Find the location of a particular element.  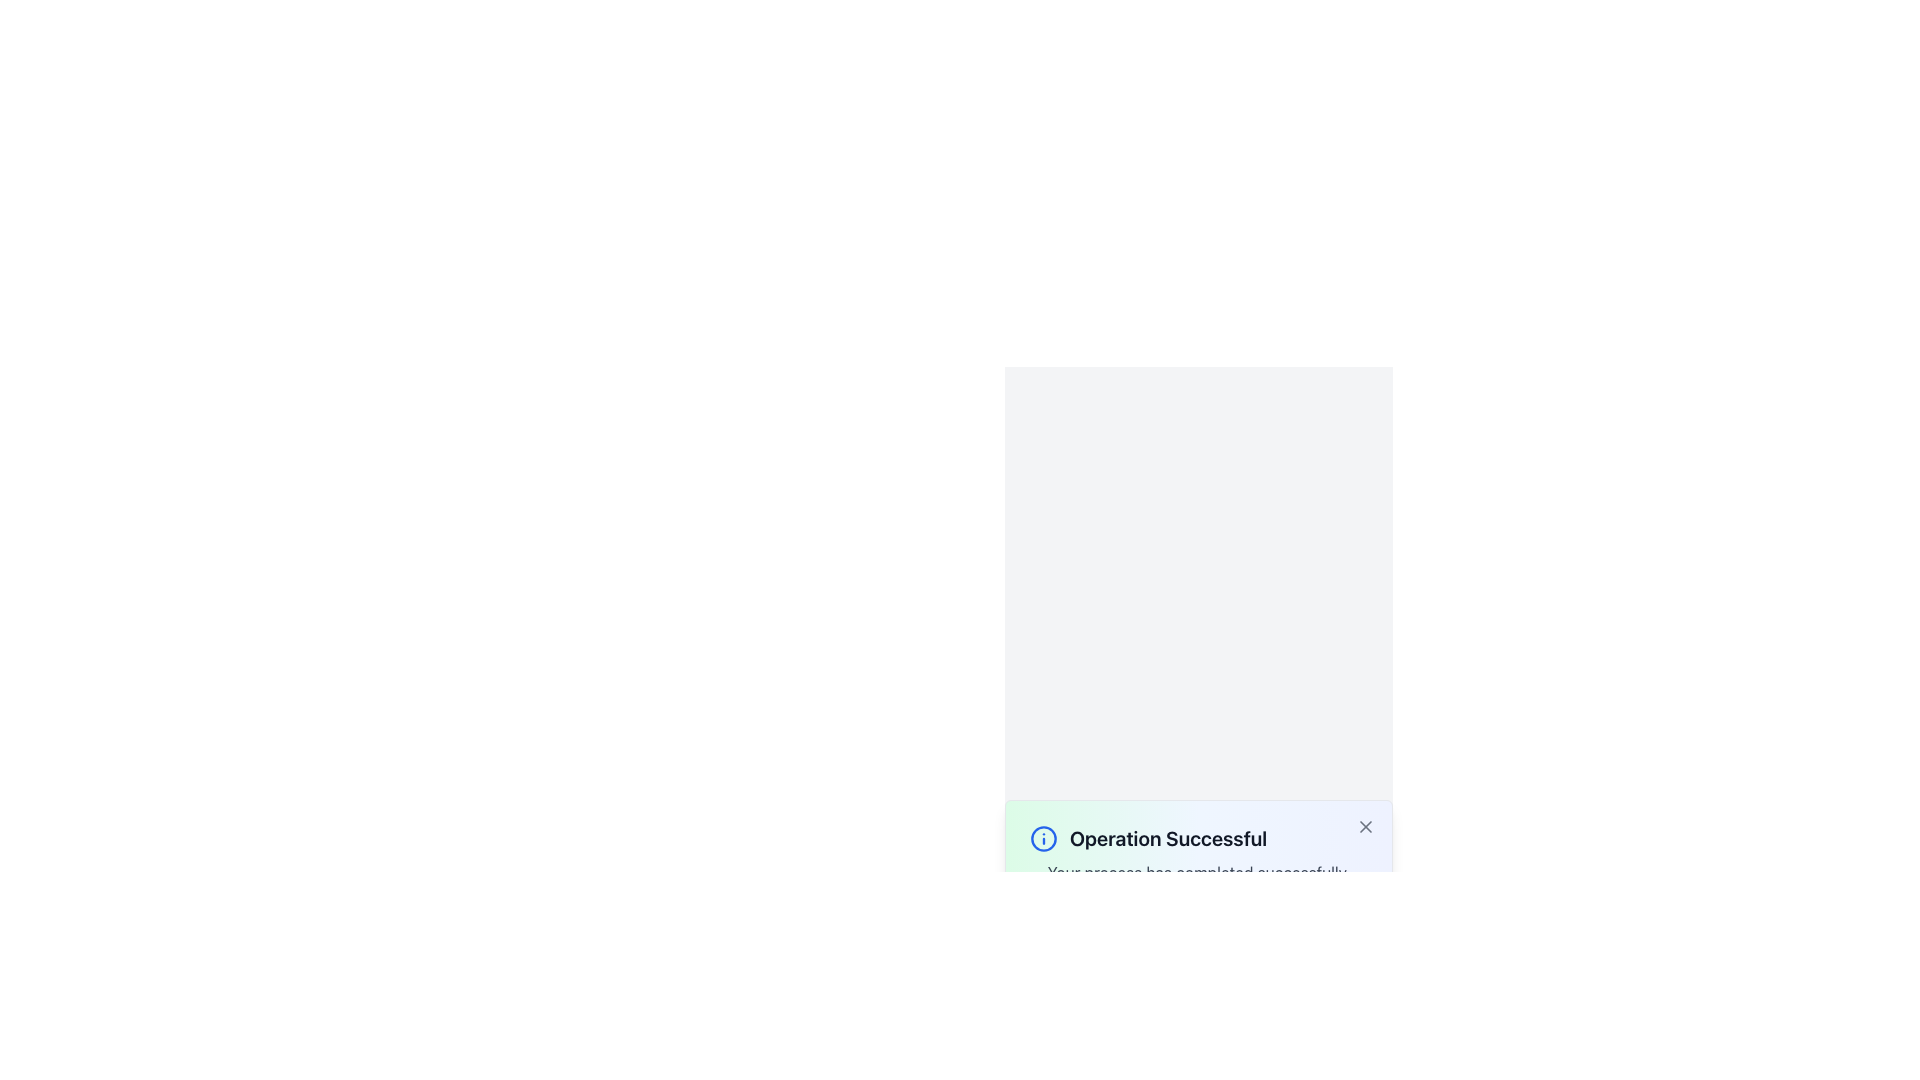

the blue circular outline of the information icon located at the bottom-left corner of the notification panel displaying 'Operation Successful' is located at coordinates (1042, 839).